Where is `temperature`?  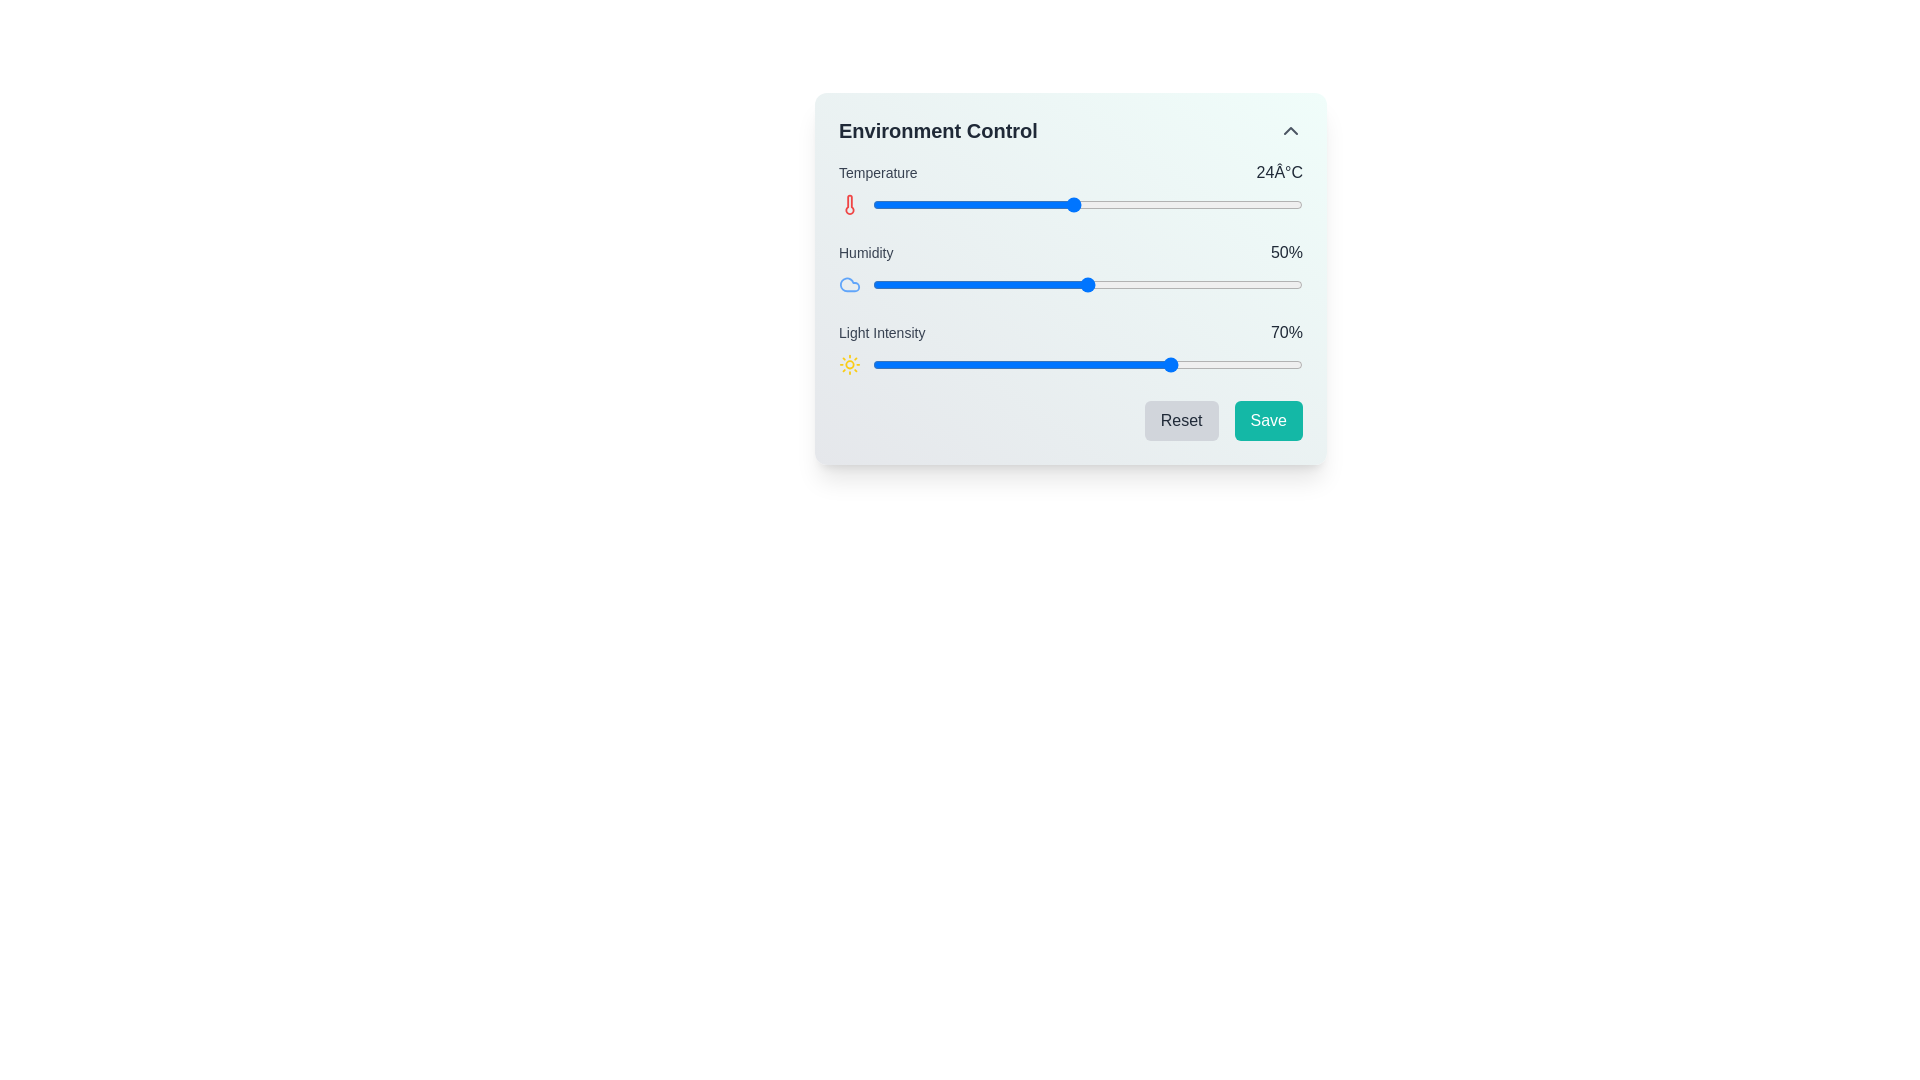 temperature is located at coordinates (1016, 204).